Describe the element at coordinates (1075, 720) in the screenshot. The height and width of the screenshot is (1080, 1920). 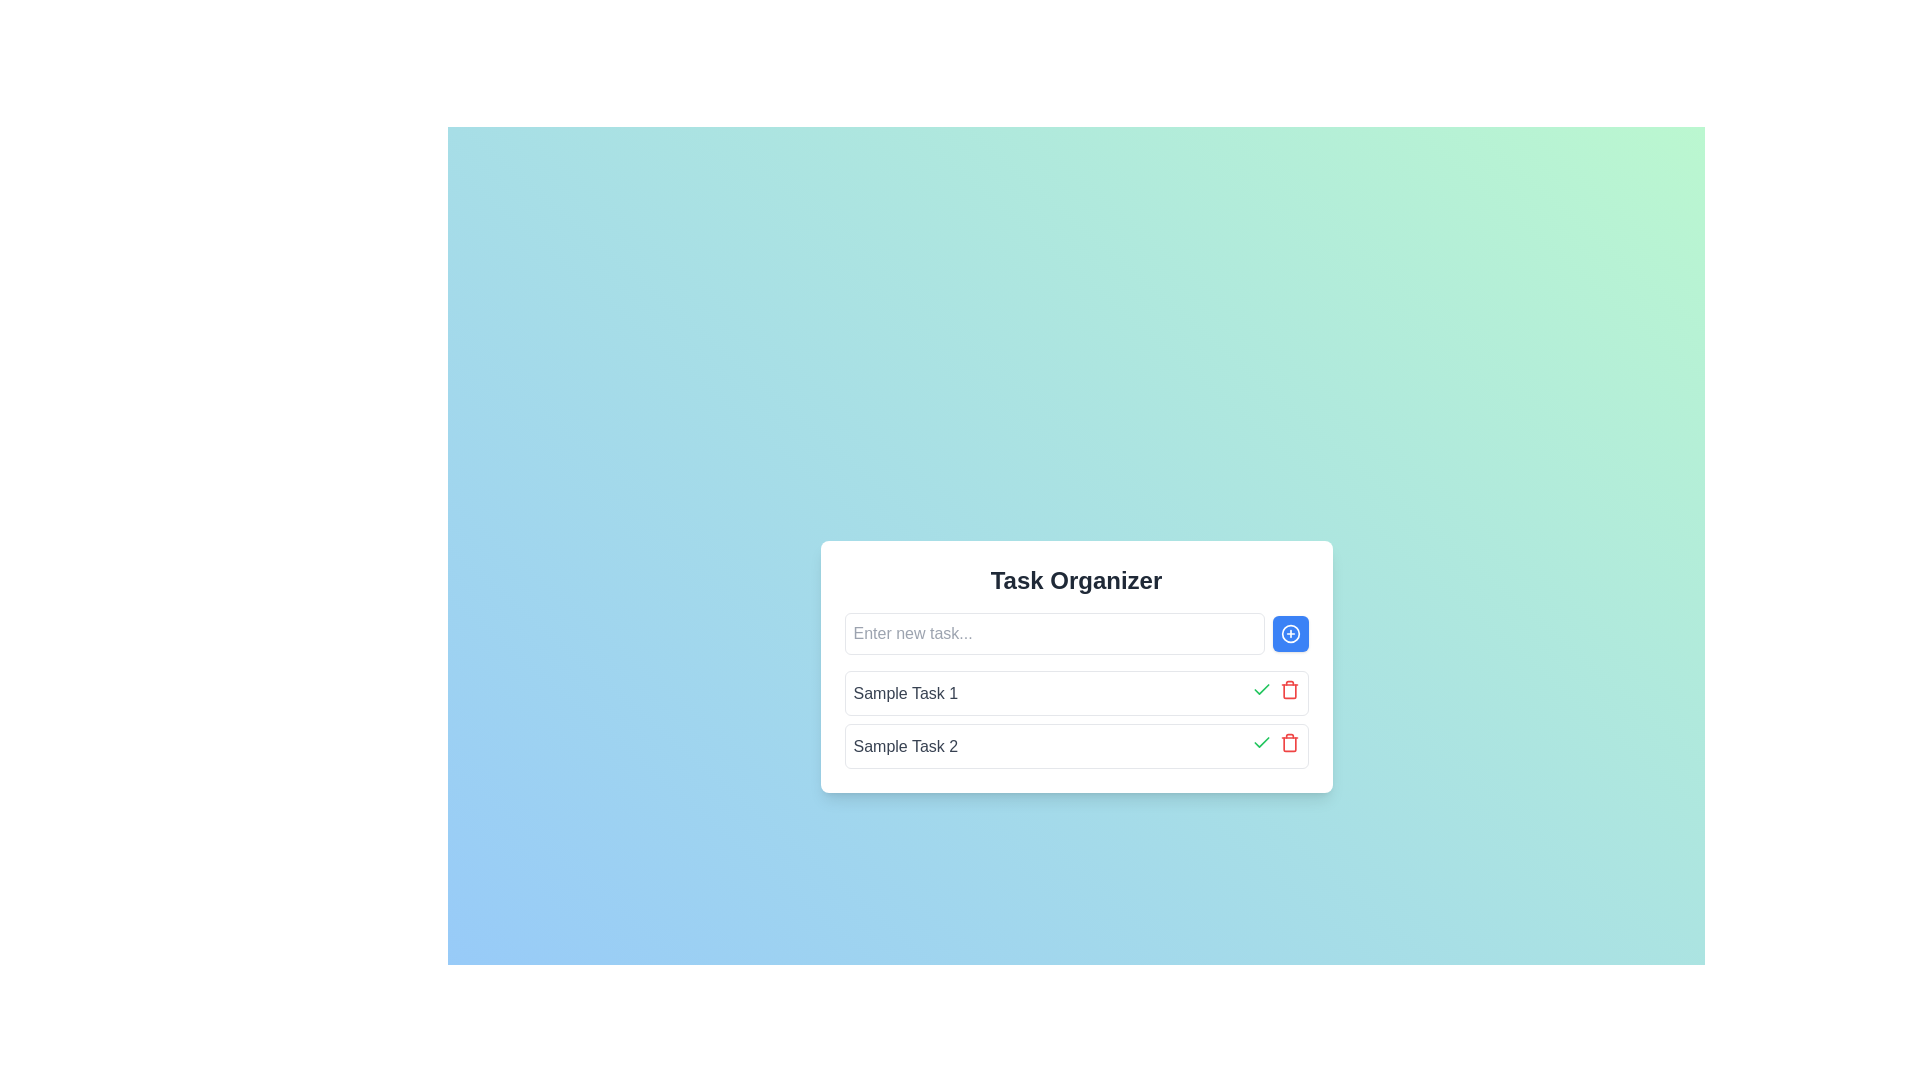
I see `task names from the List element containing 'Sample Task 1' and 'Sample Task 2' within the 'Task Organizer' panel` at that location.